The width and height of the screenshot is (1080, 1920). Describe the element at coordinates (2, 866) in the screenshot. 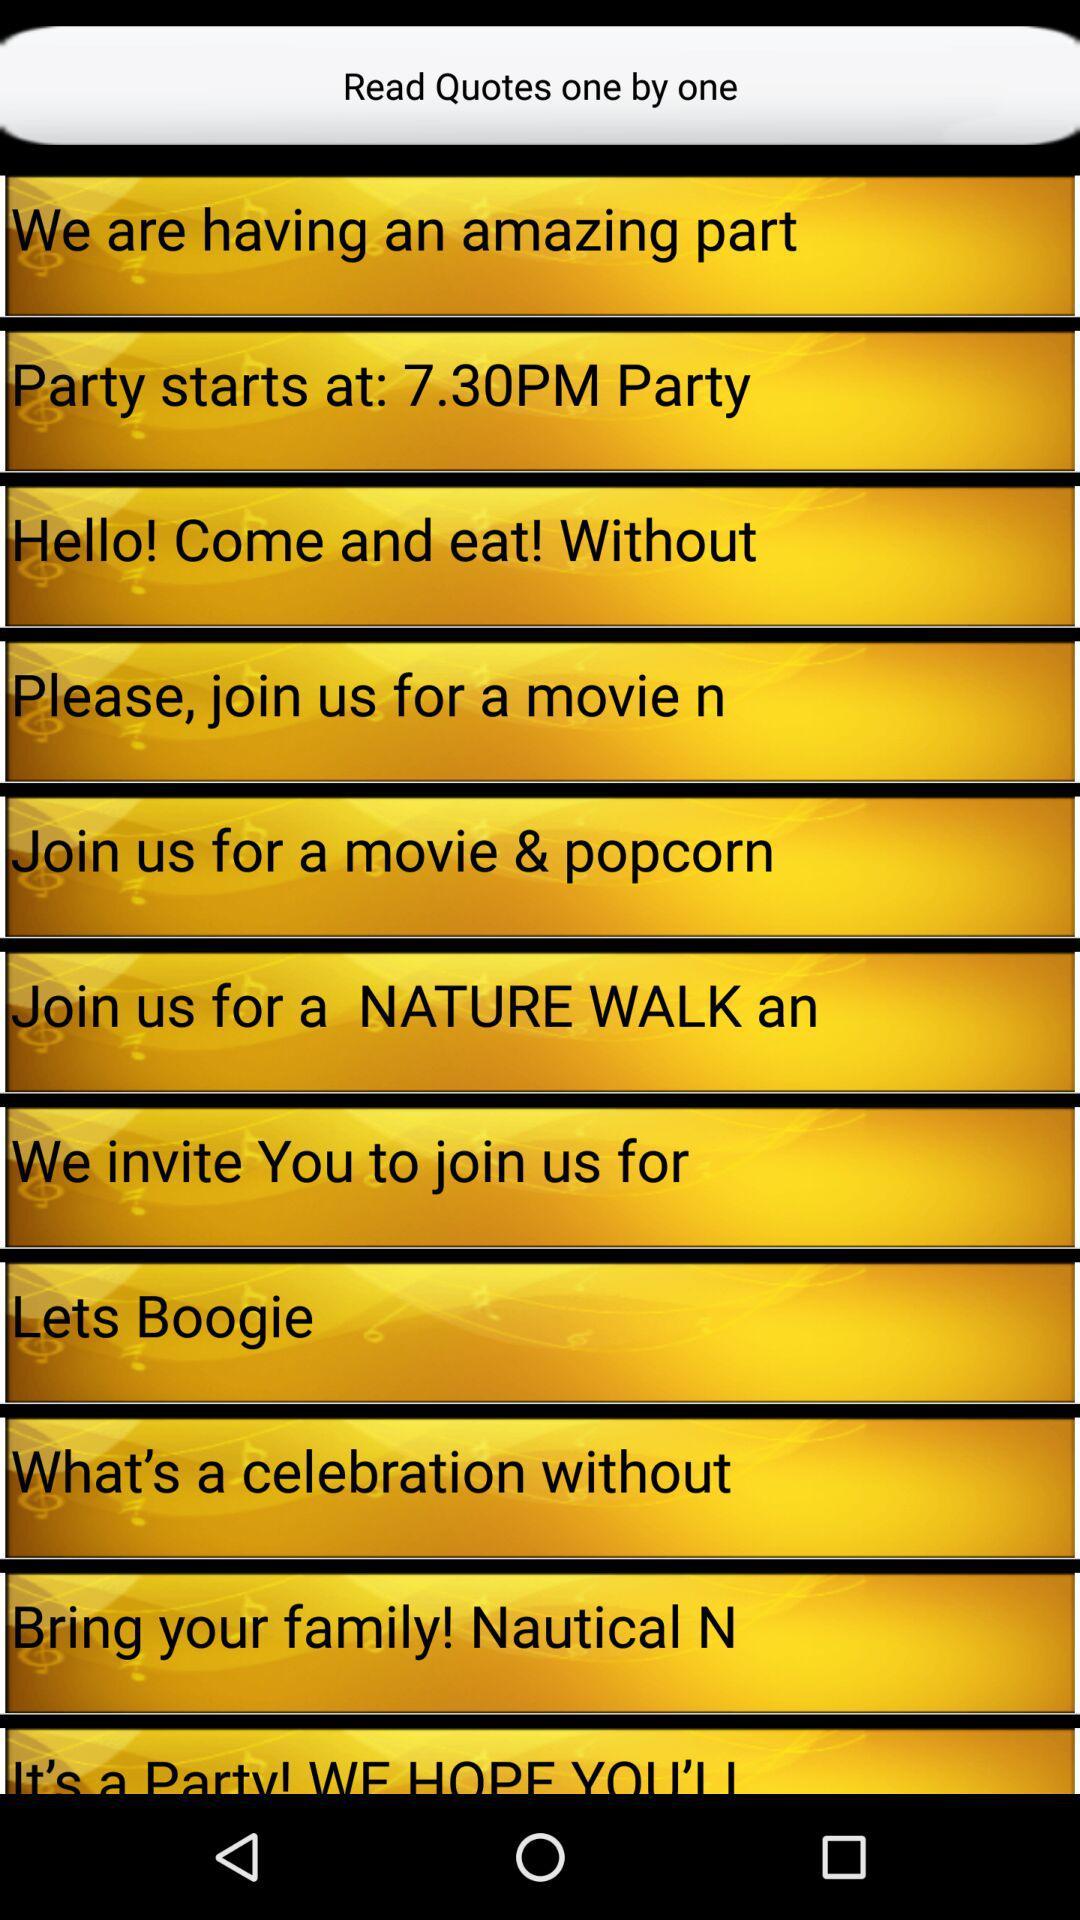

I see `the icon next to join us for app` at that location.